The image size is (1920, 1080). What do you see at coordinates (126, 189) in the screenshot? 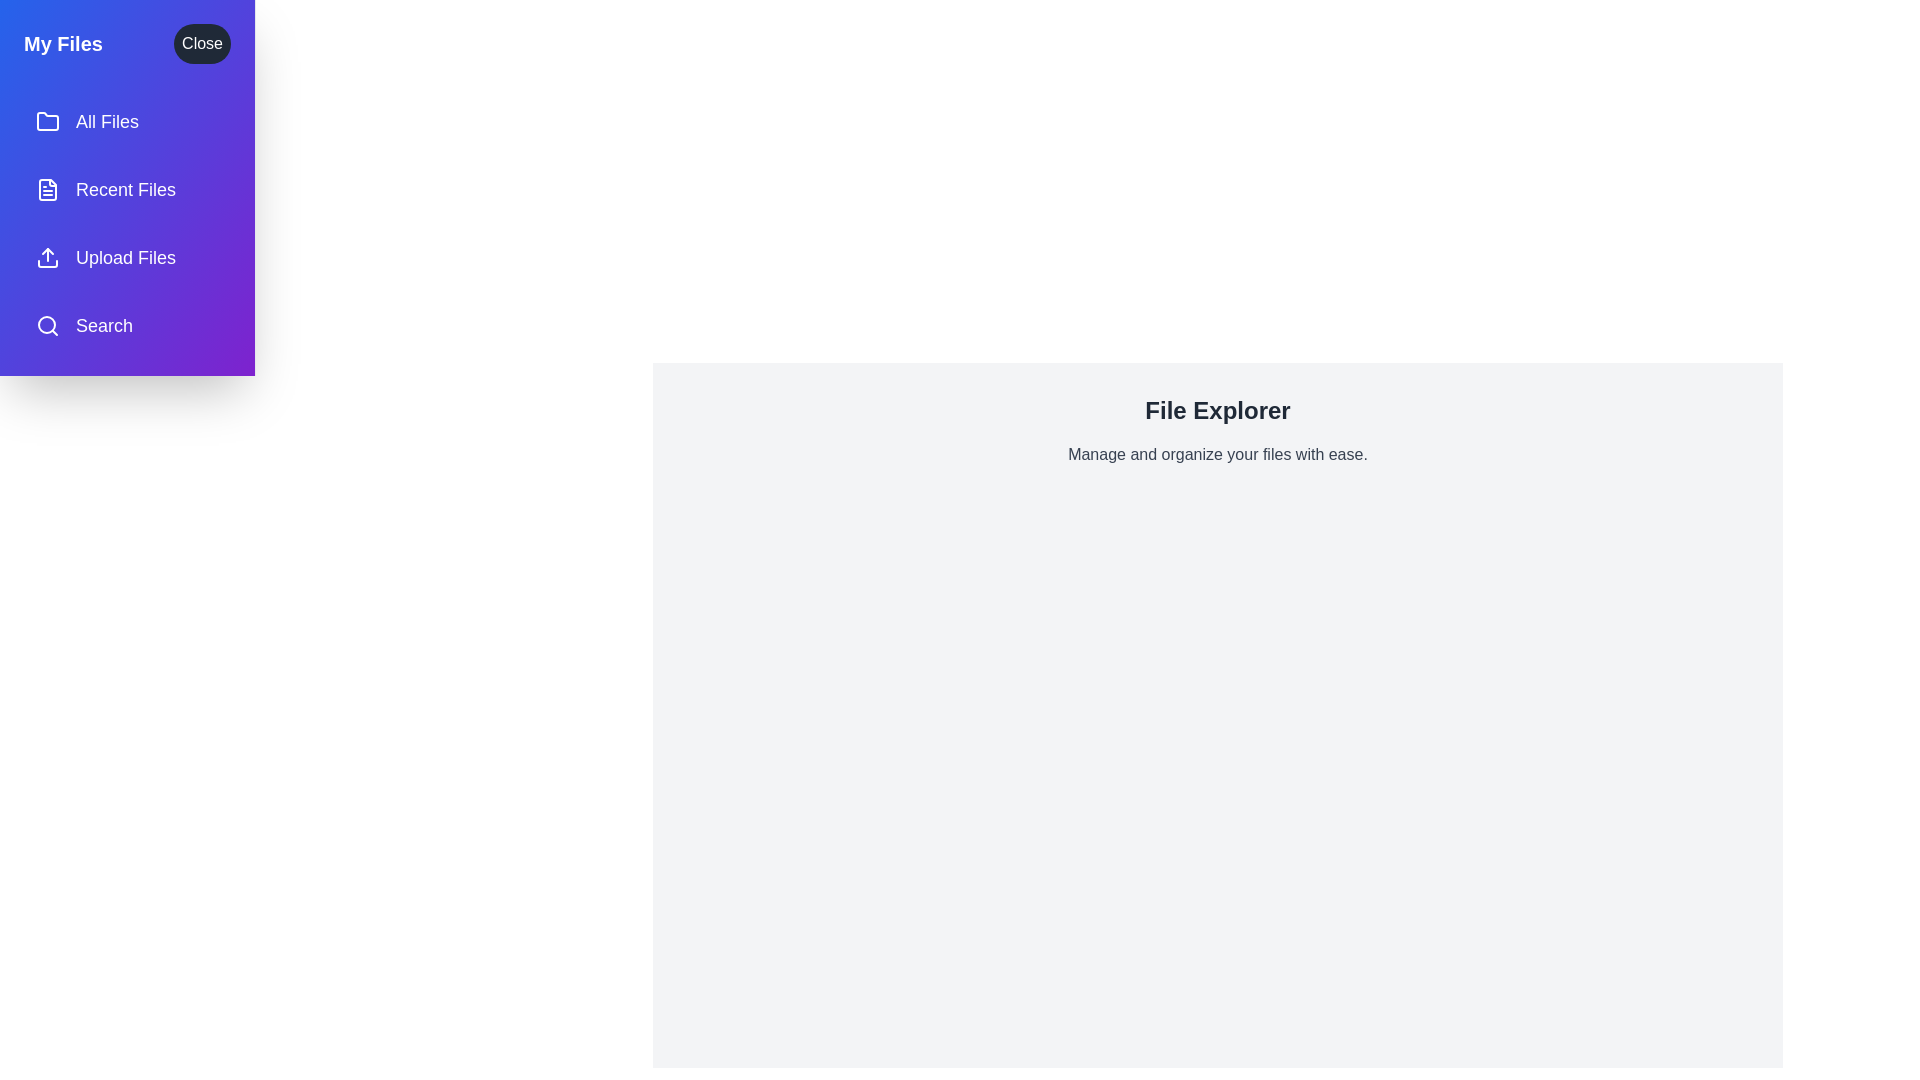
I see `the menu item labeled Recent Files` at bounding box center [126, 189].